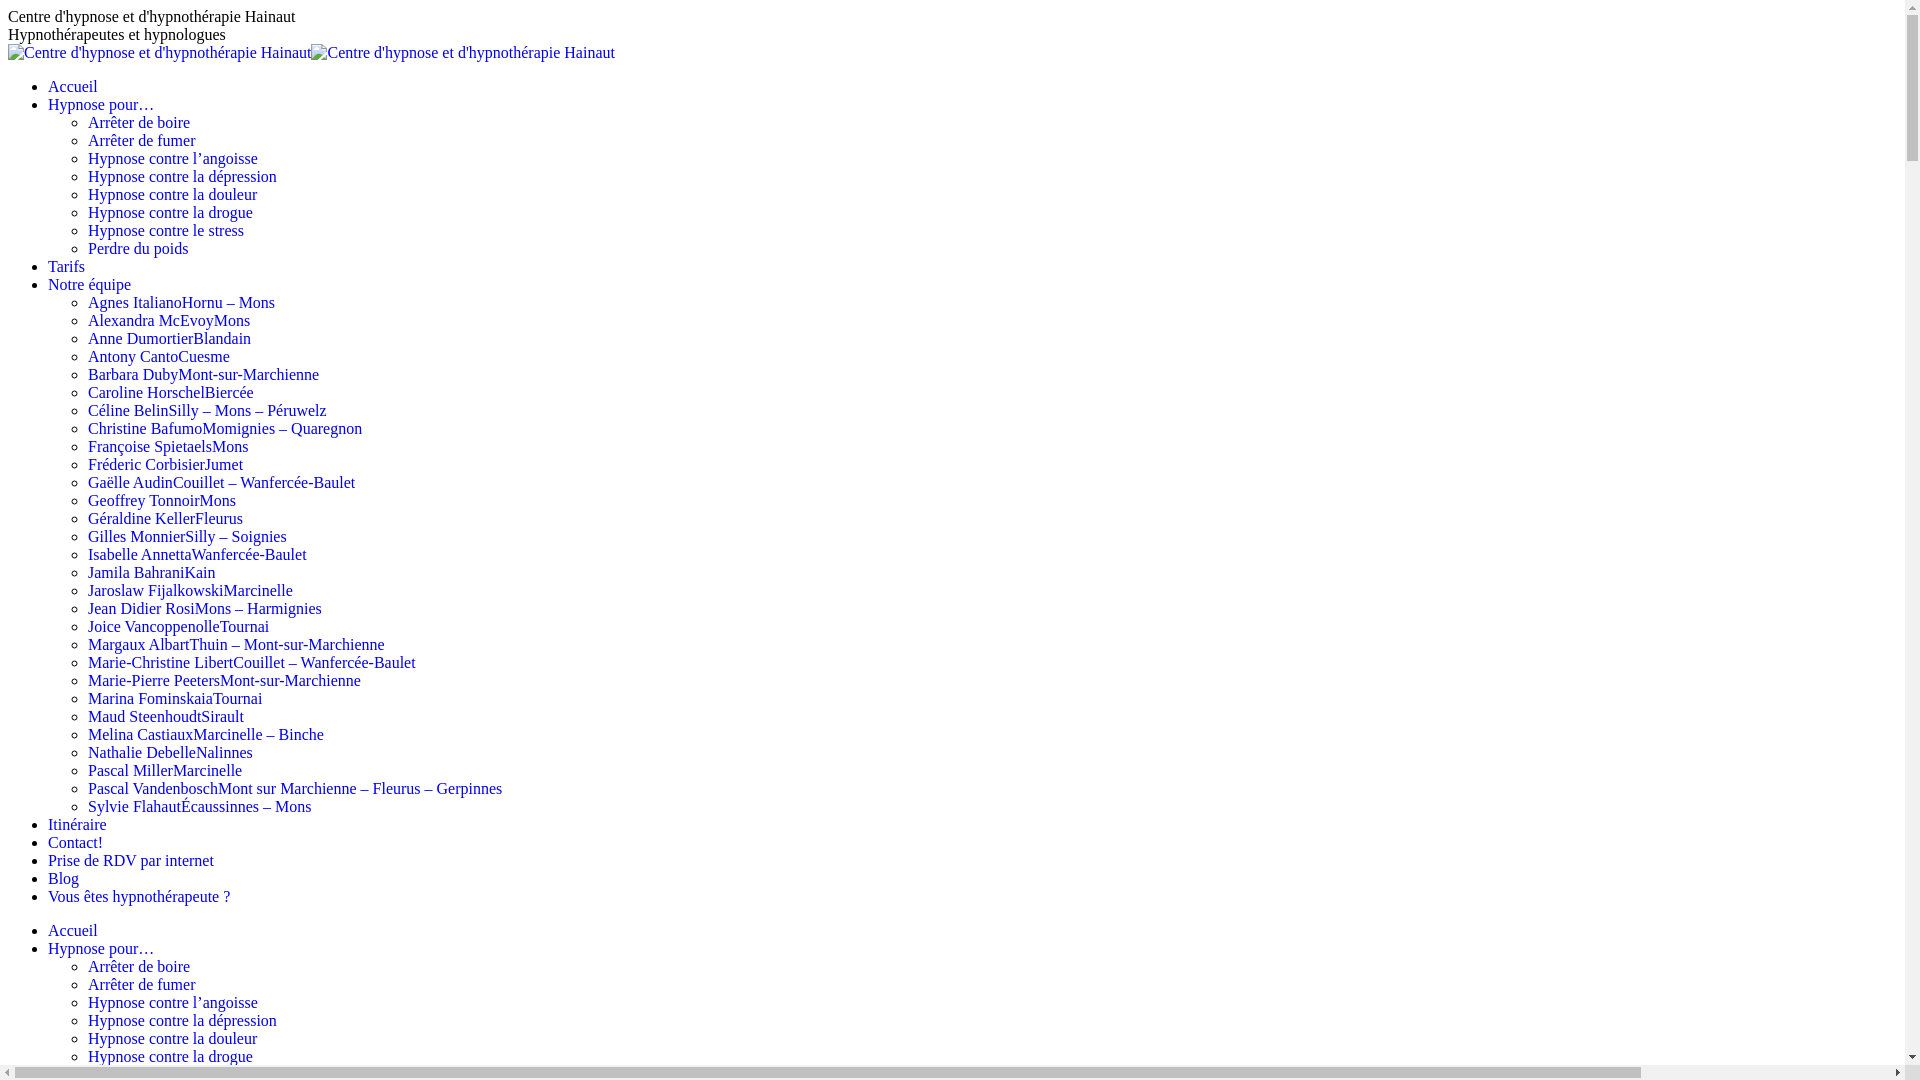 This screenshot has width=1920, height=1080. I want to click on 'Pascal MillerMarcinelle', so click(164, 769).